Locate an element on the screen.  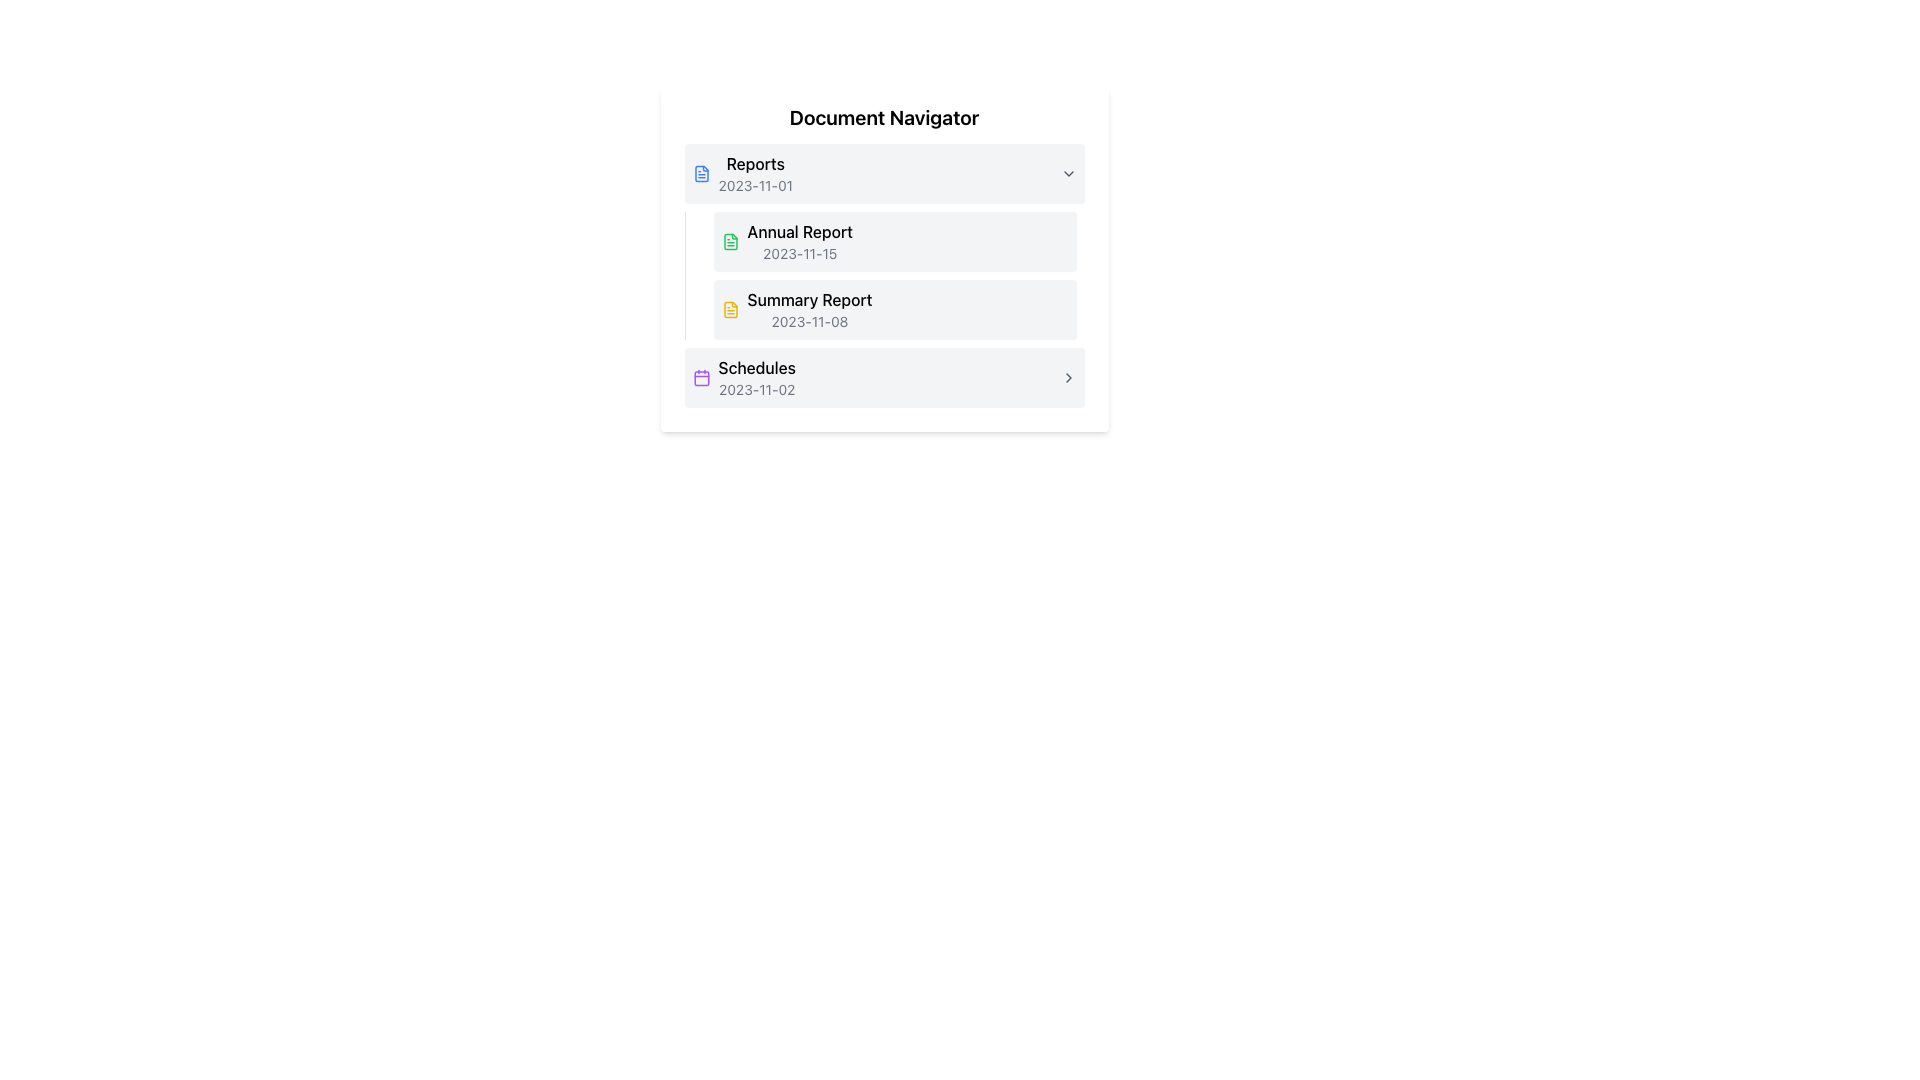
the second list item in the 'Reports' section of the 'Document Navigator' that displays 'Annual Report' and '2023-11-15' is located at coordinates (800, 241).